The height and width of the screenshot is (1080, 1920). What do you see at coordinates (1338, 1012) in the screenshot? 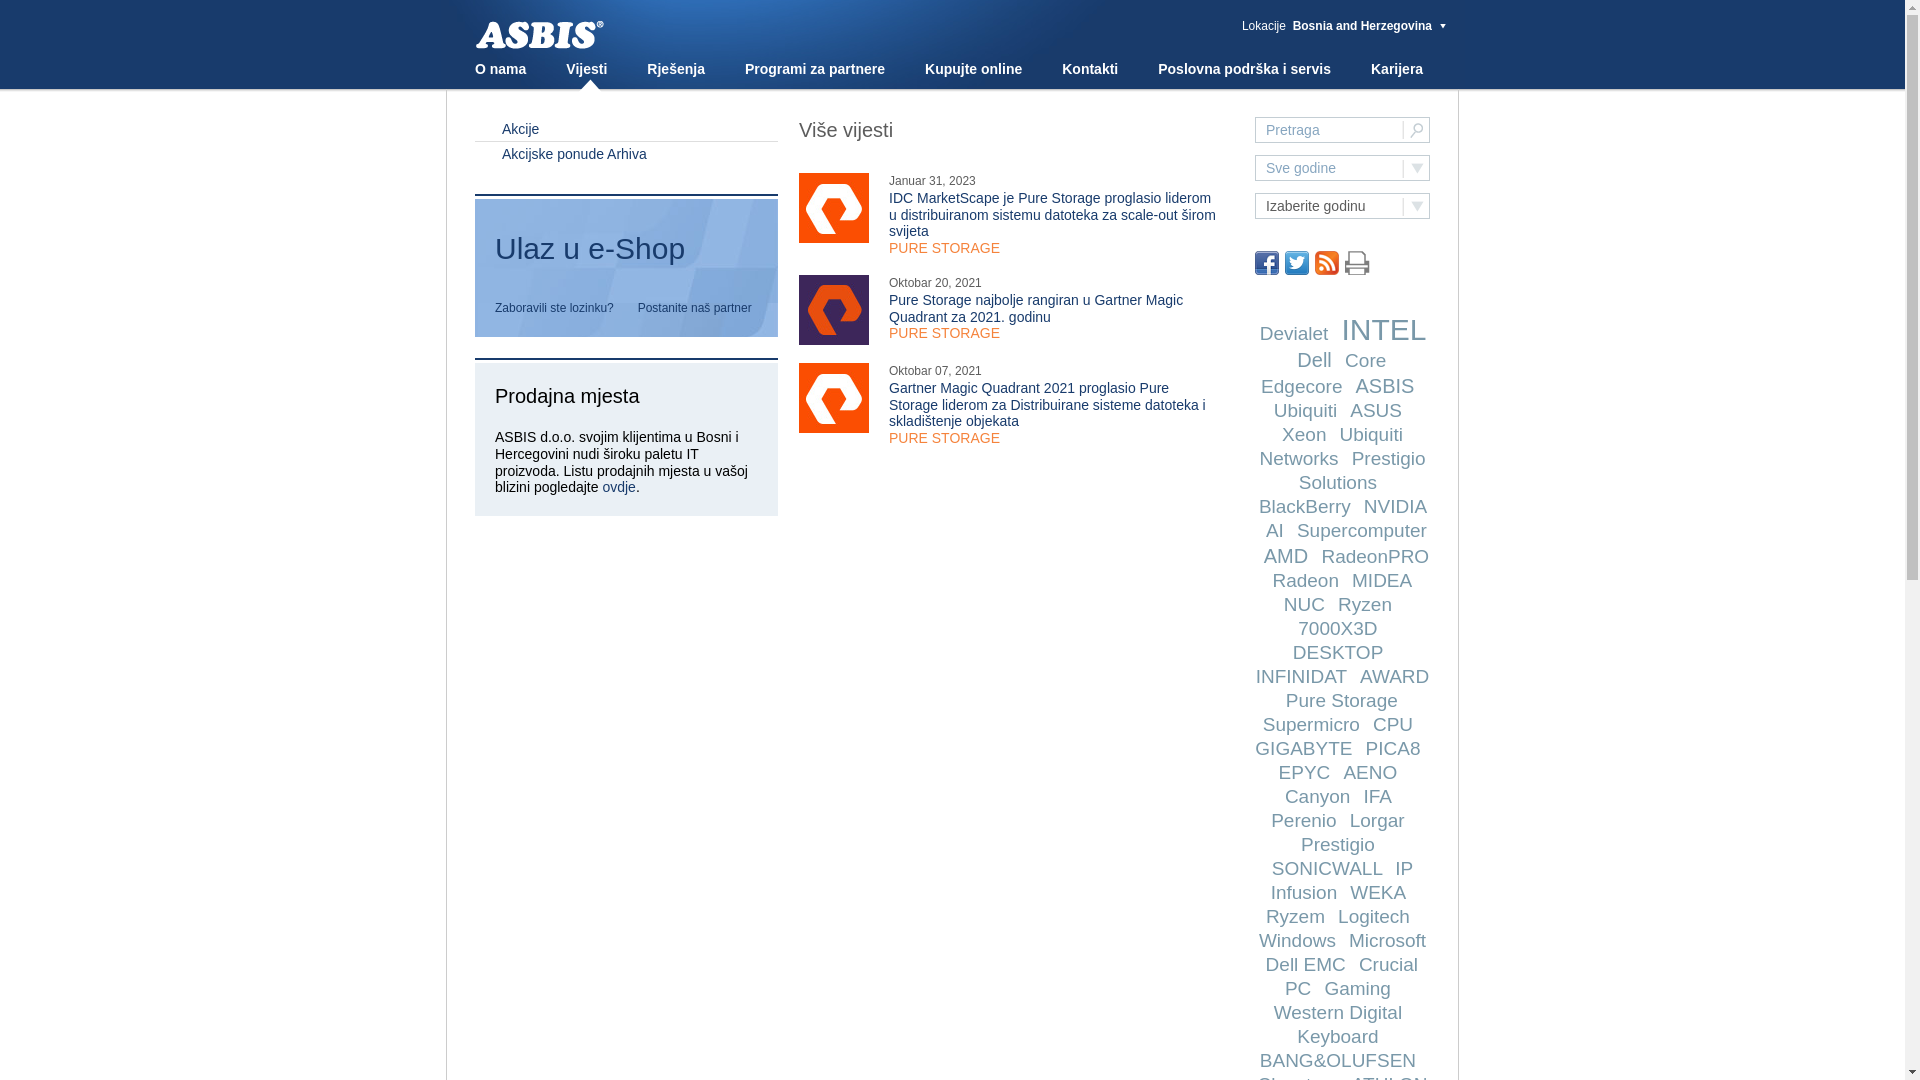
I see `'Western Digital'` at bounding box center [1338, 1012].